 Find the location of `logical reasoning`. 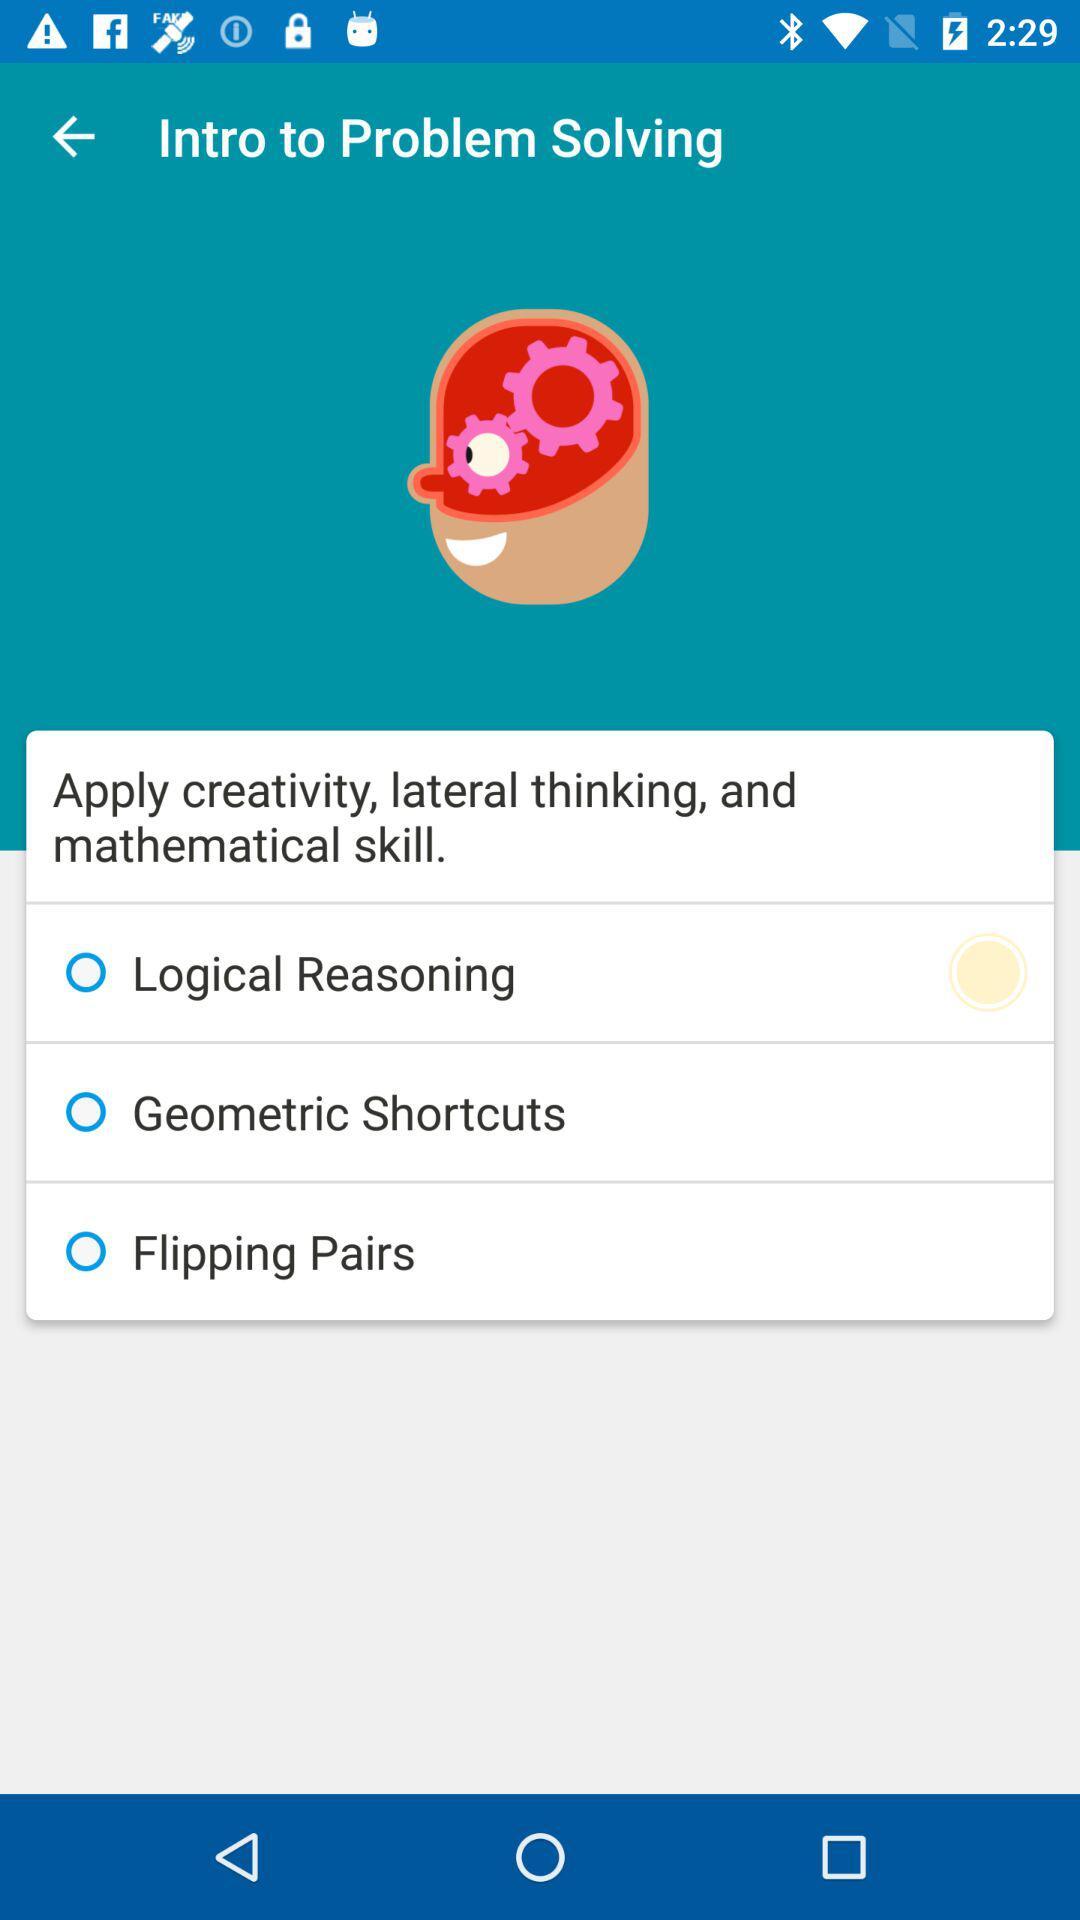

logical reasoning is located at coordinates (540, 972).